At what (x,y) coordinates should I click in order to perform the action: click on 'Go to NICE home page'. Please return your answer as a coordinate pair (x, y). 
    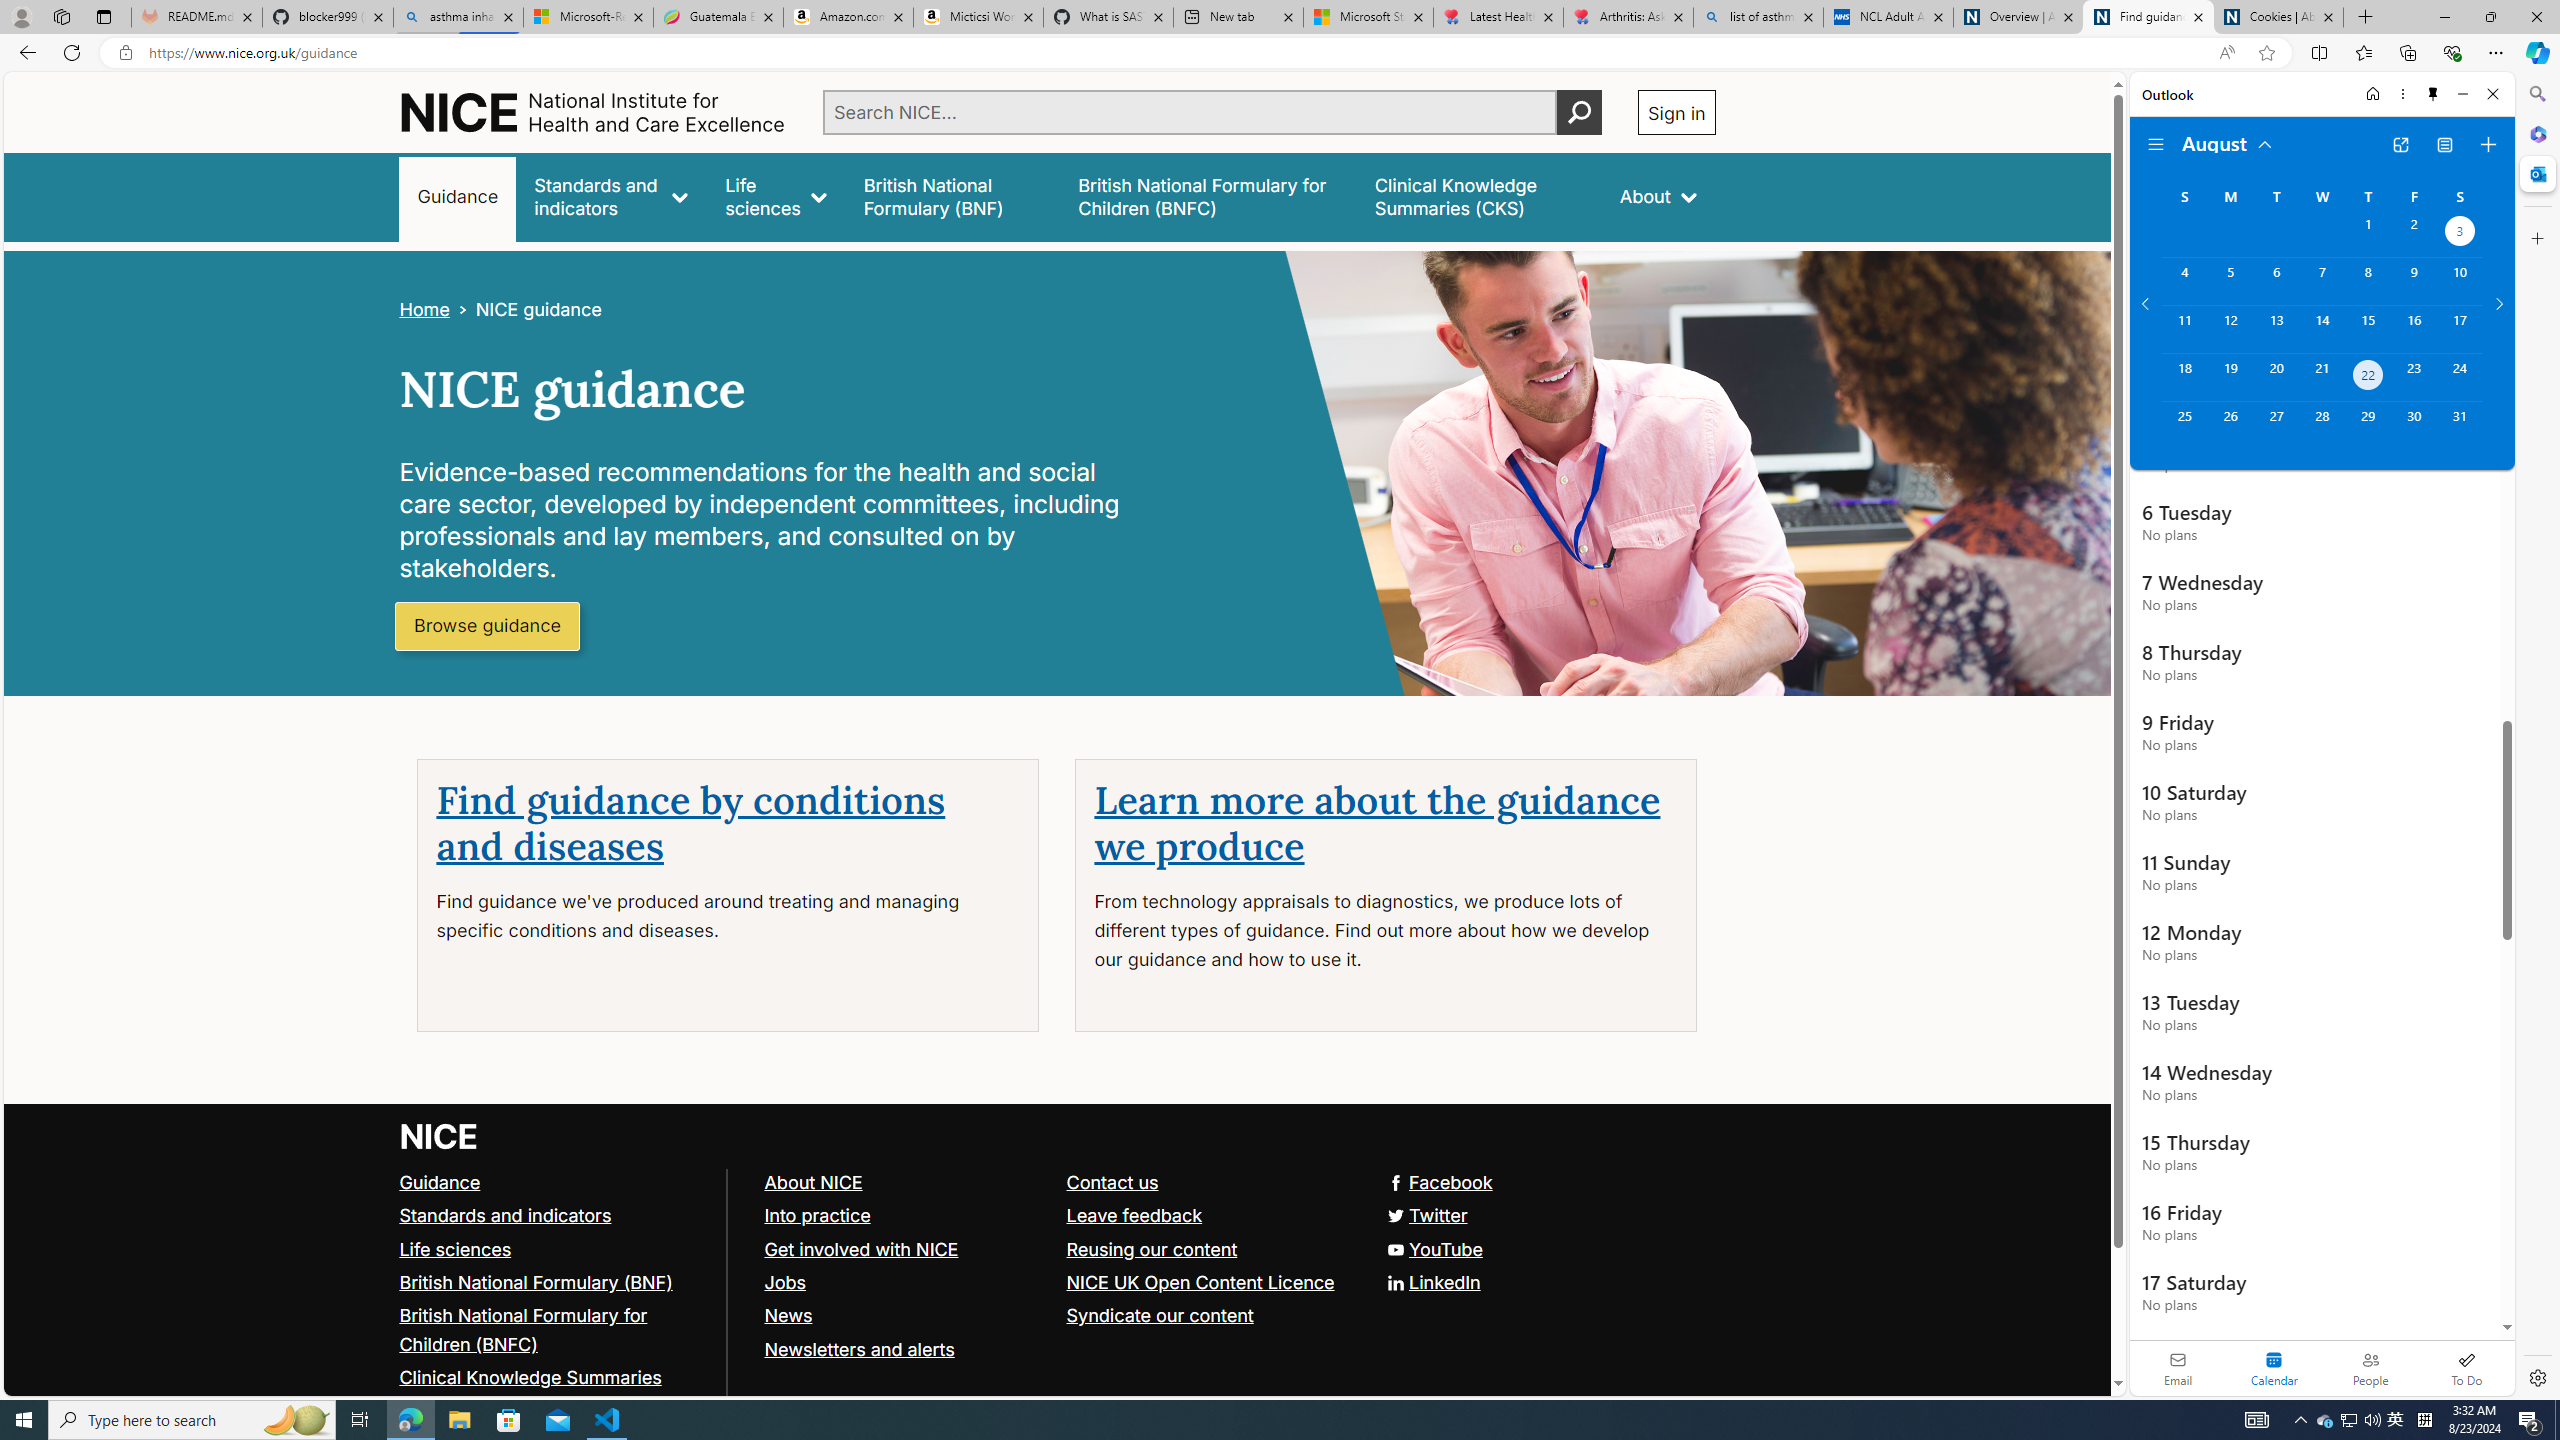
    Looking at the image, I should click on (440, 1134).